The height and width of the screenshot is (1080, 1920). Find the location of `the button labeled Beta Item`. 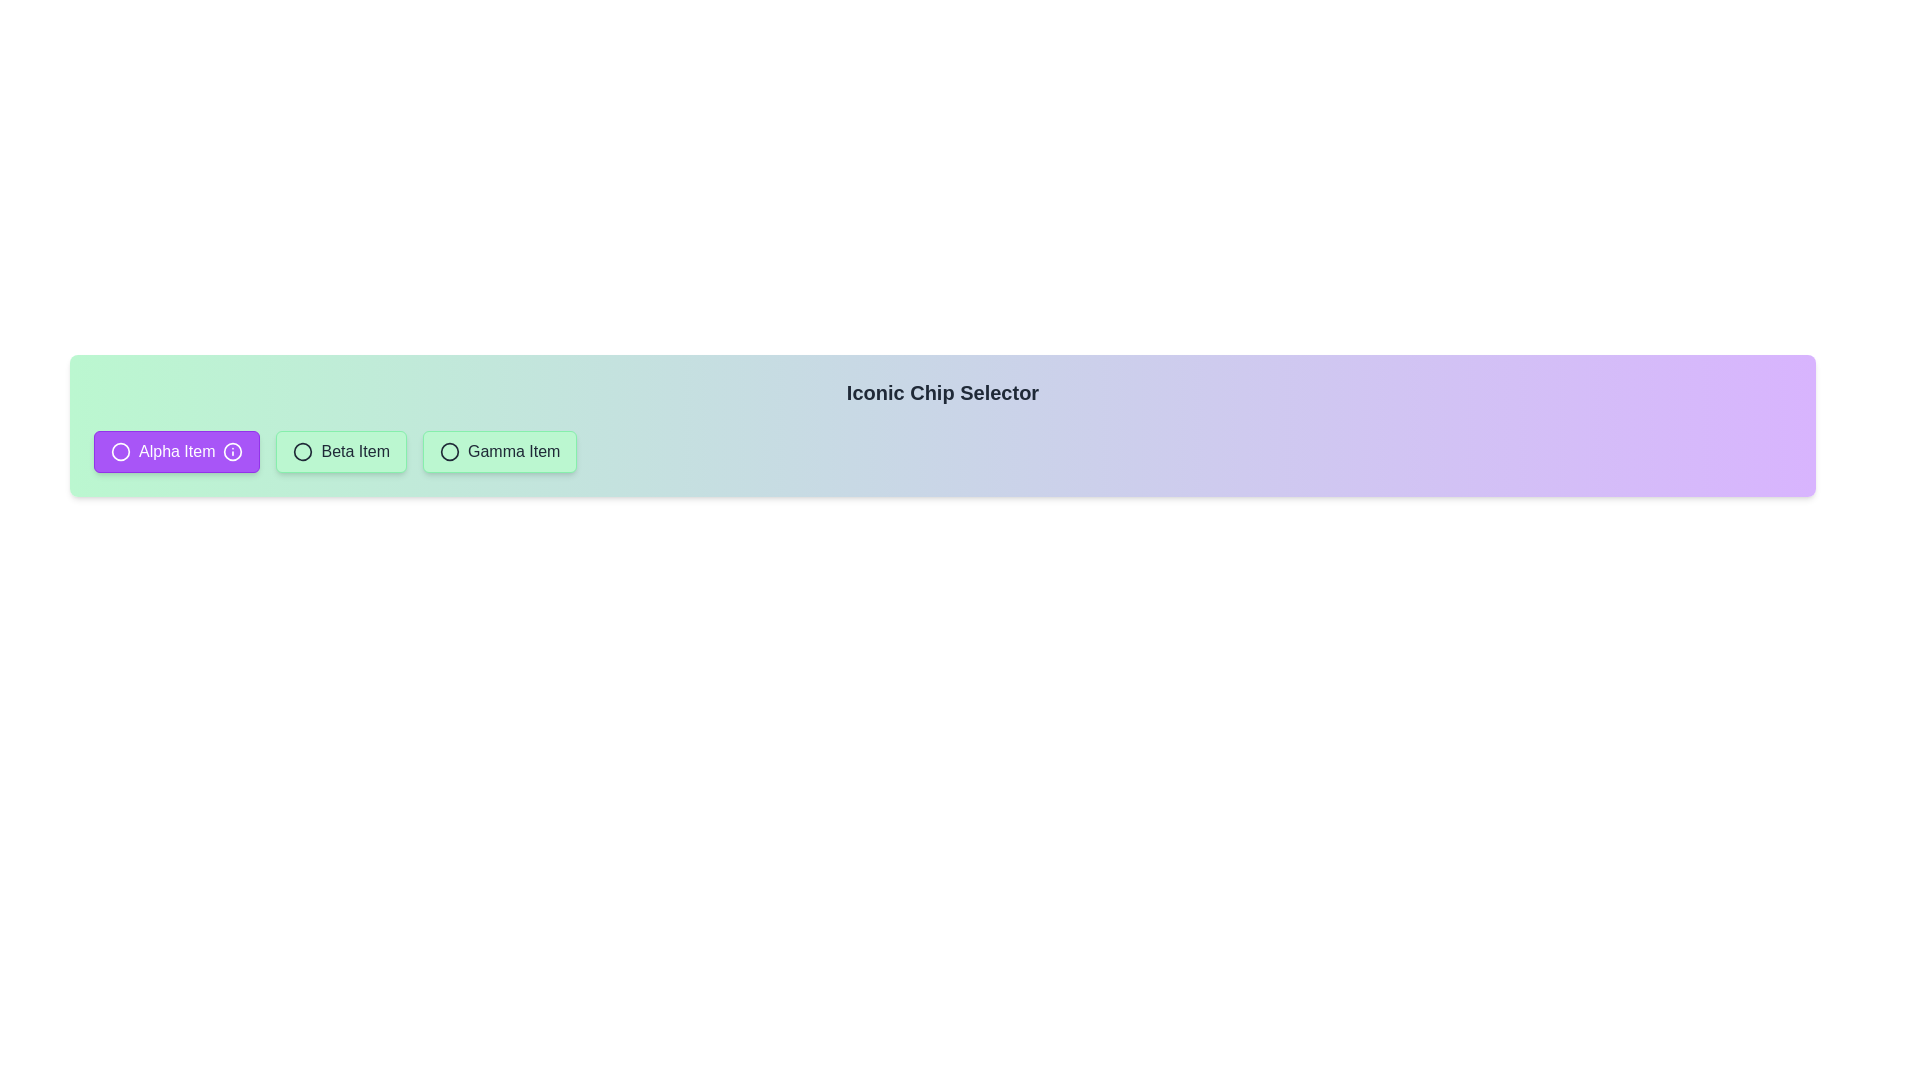

the button labeled Beta Item is located at coordinates (340, 451).